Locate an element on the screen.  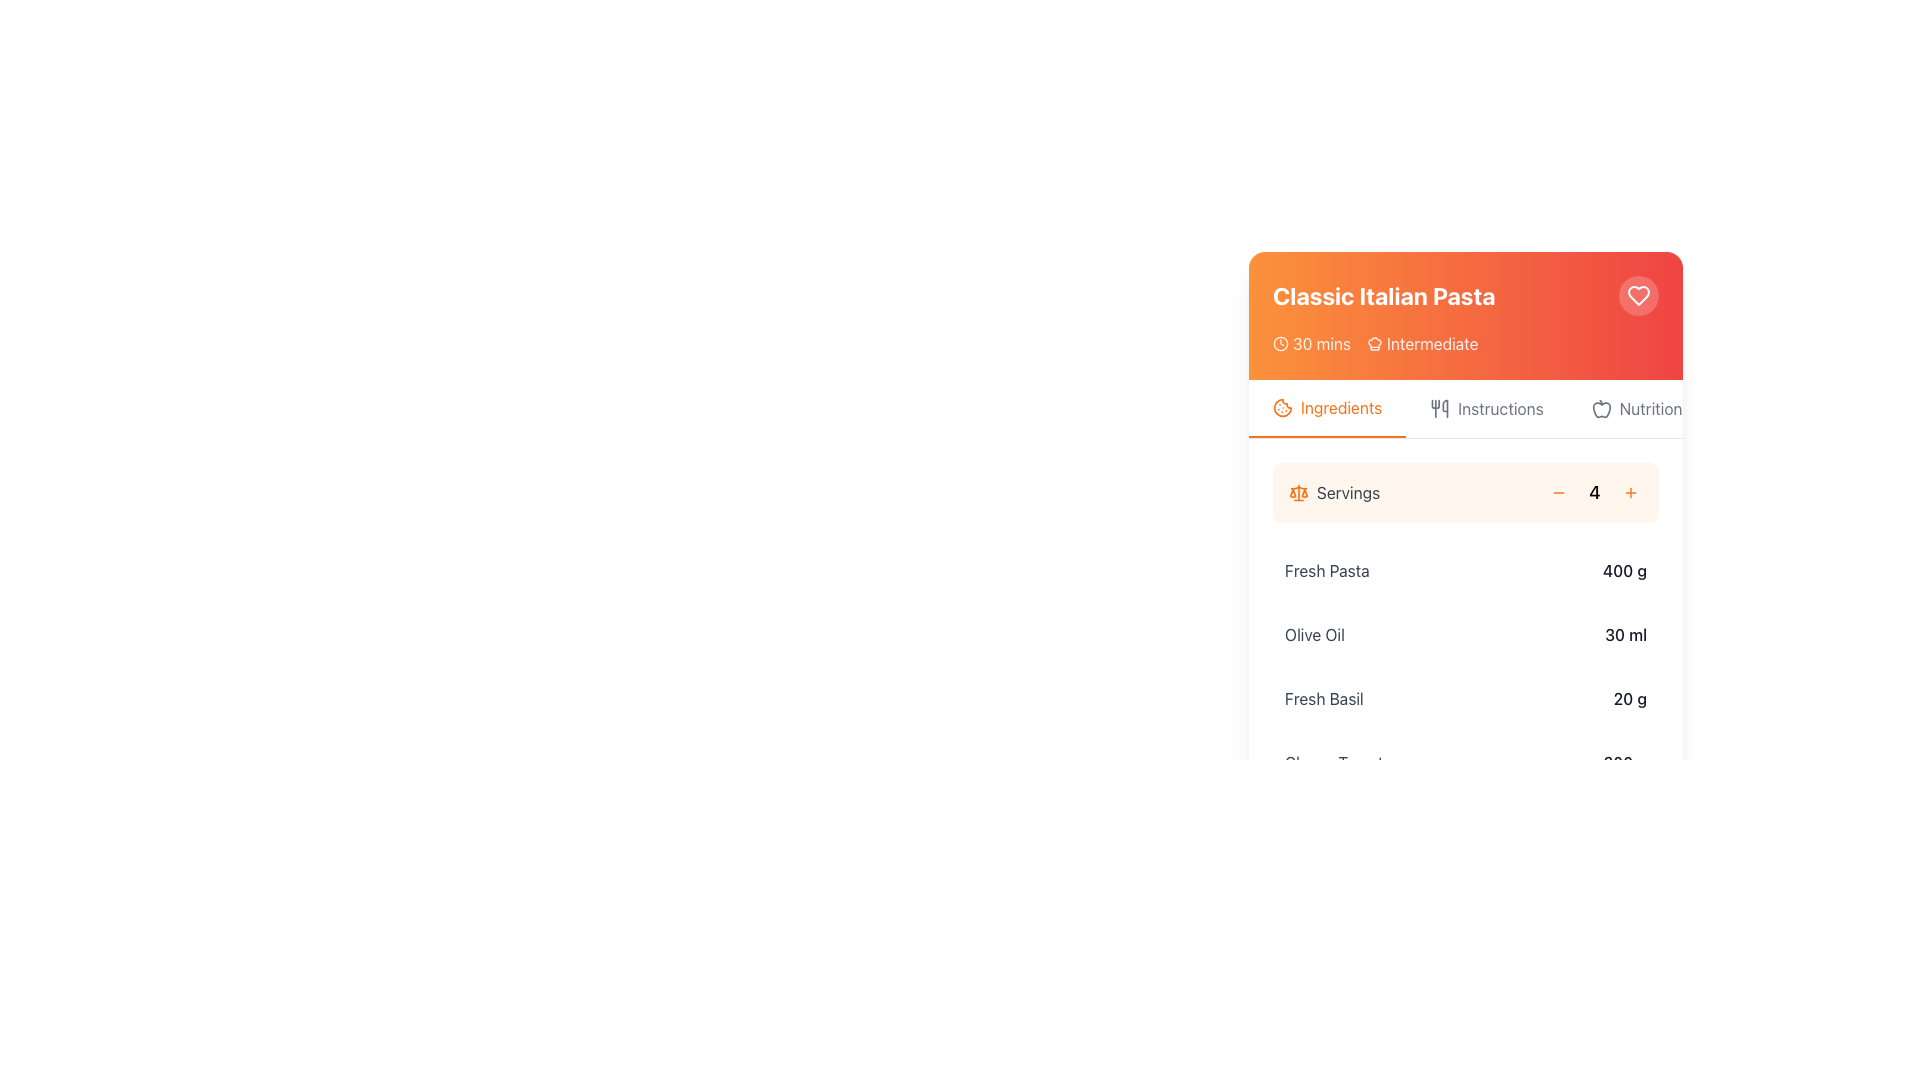
the 'Nutrition' tab icon, which is represented by an apple icon, located on the upper-right section of the interface, positioned to the left of the text label 'Nutrition.' is located at coordinates (1601, 407).